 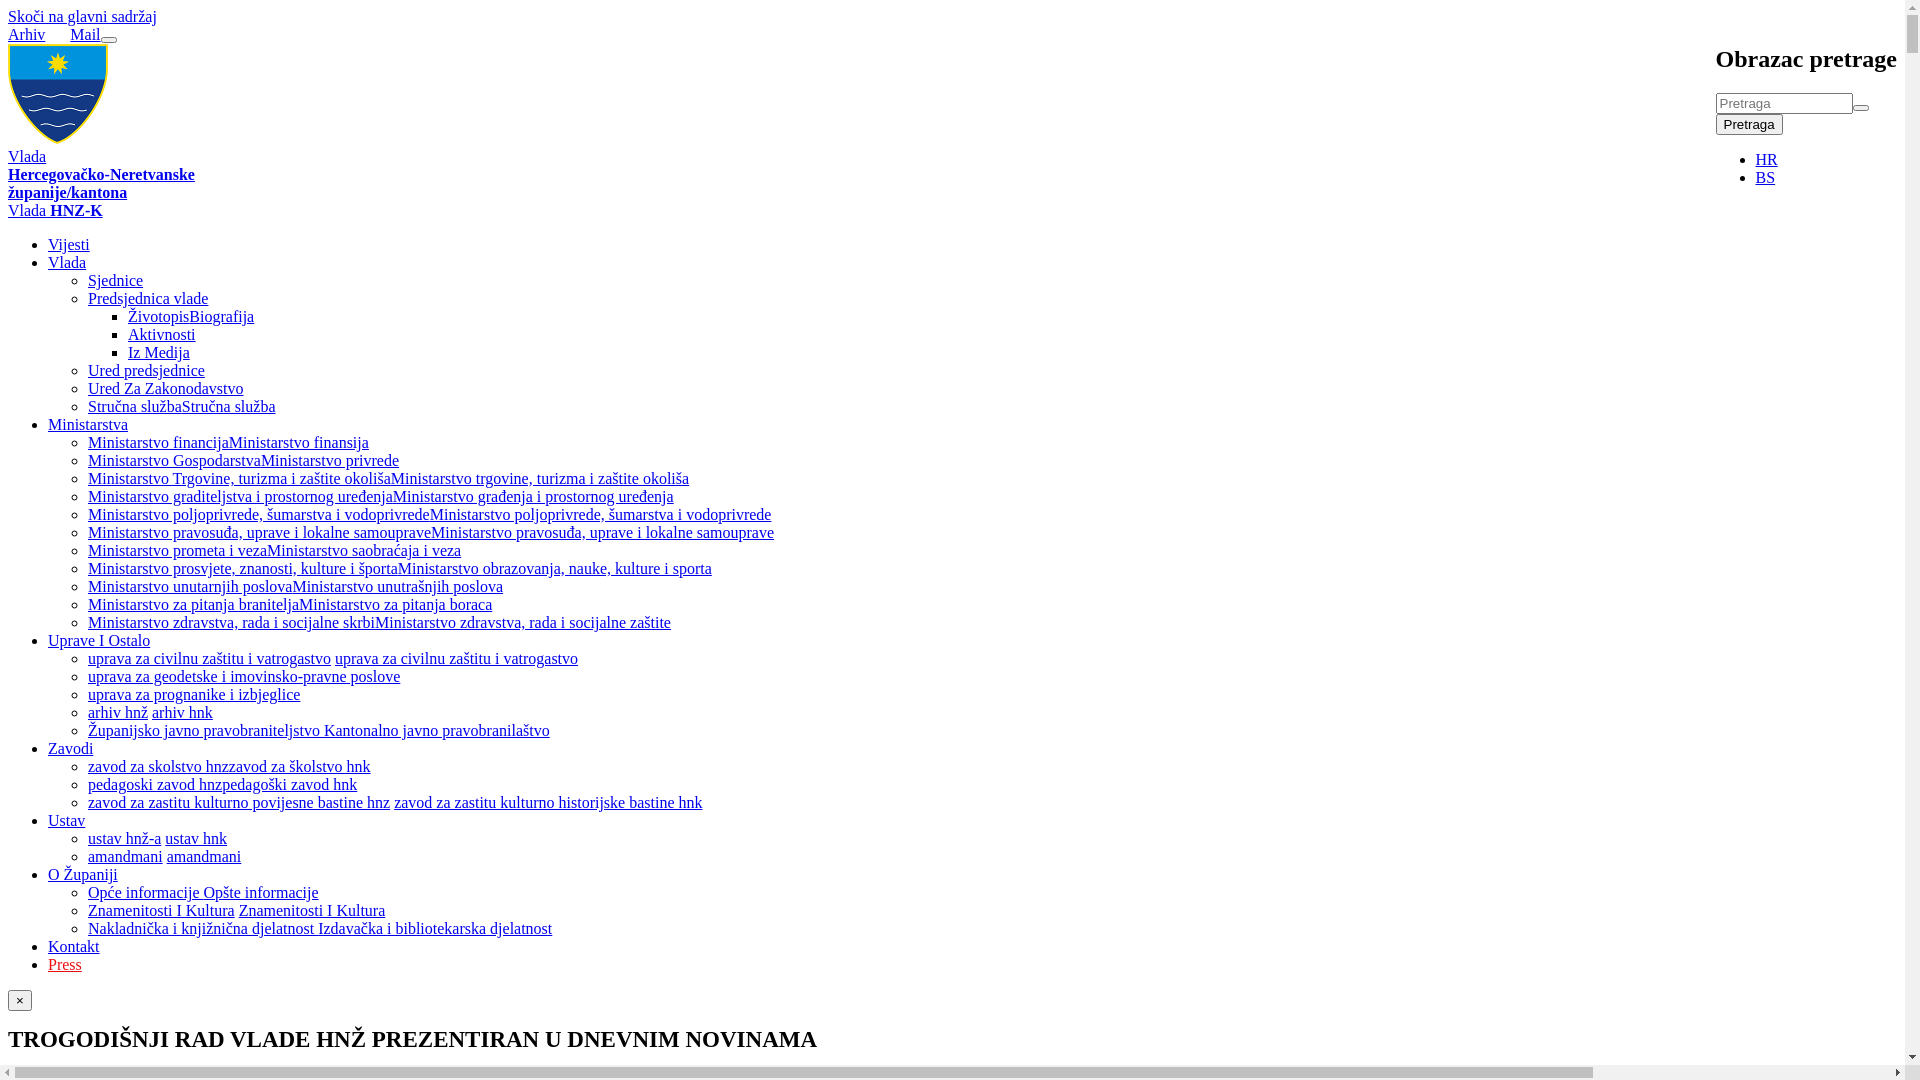 I want to click on 'Mail', so click(x=84, y=34).